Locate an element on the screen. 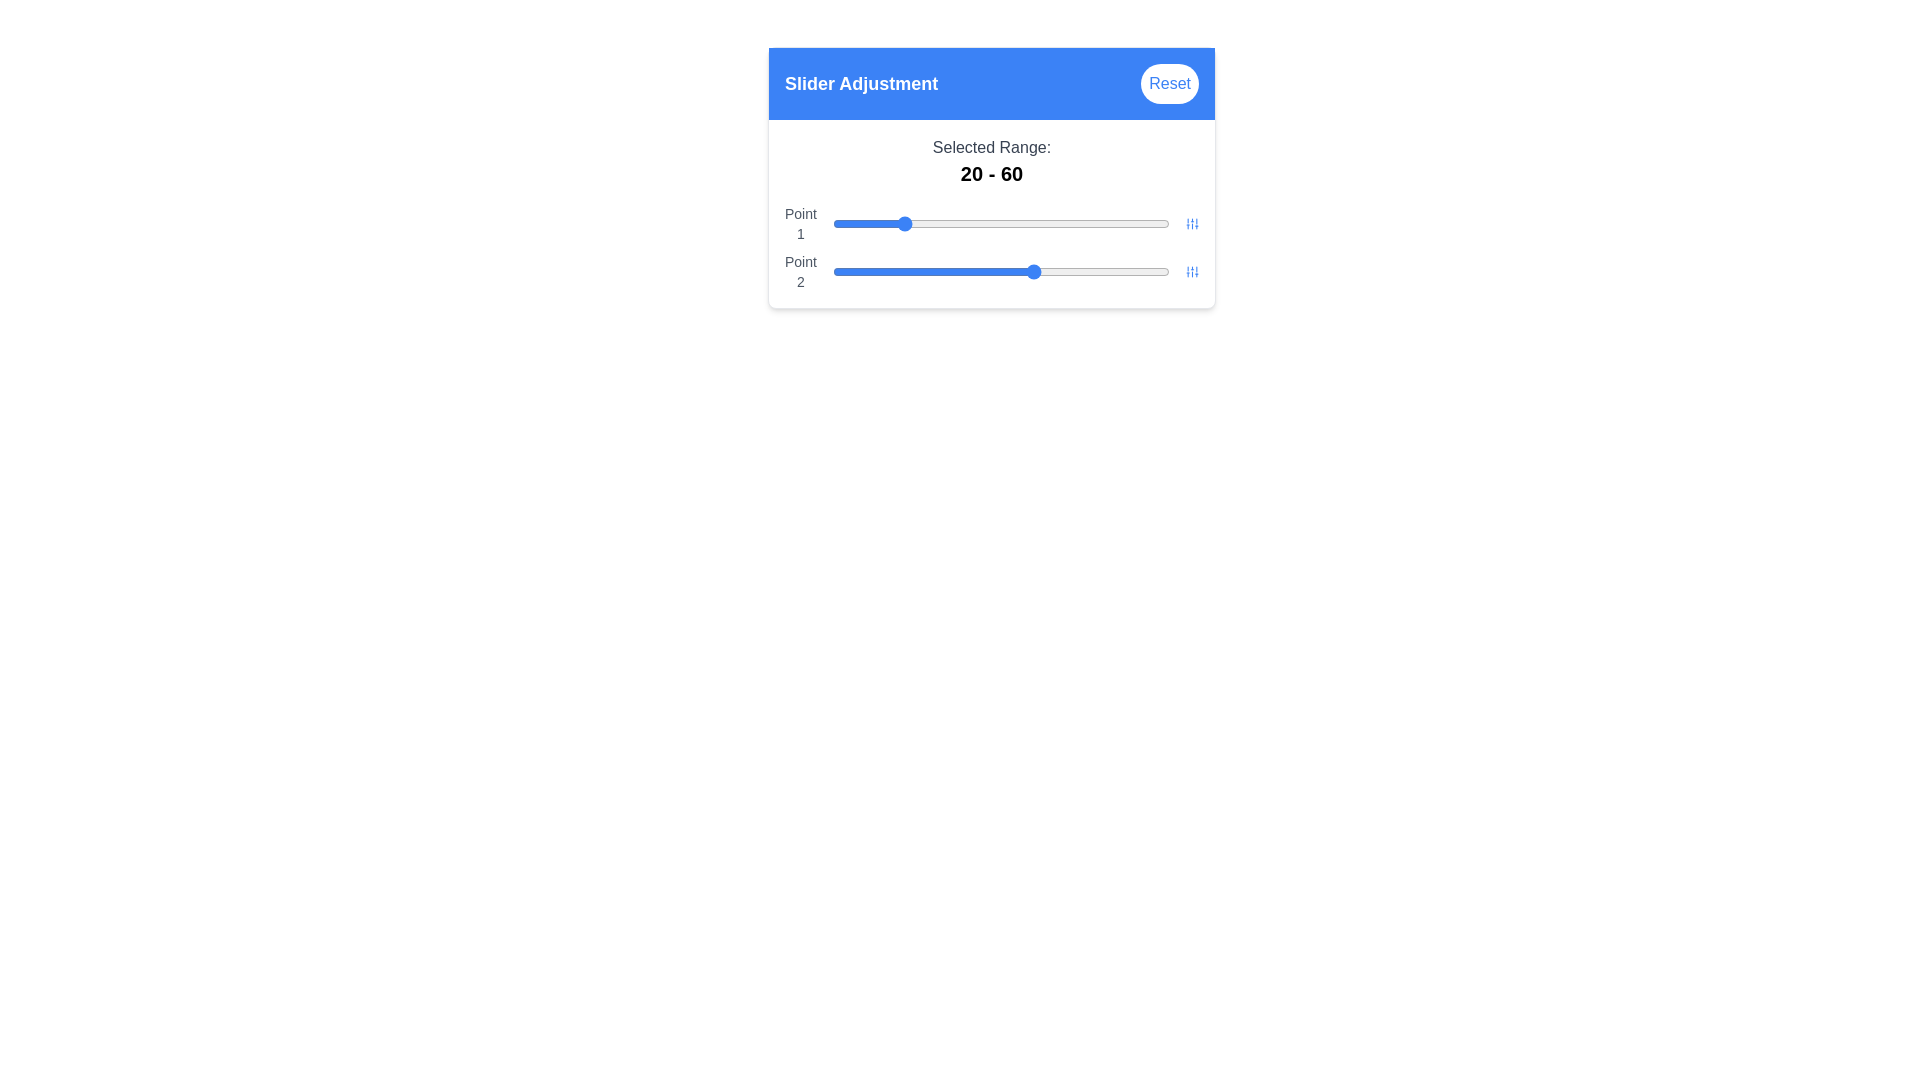 This screenshot has width=1920, height=1080. the slider is located at coordinates (1098, 272).